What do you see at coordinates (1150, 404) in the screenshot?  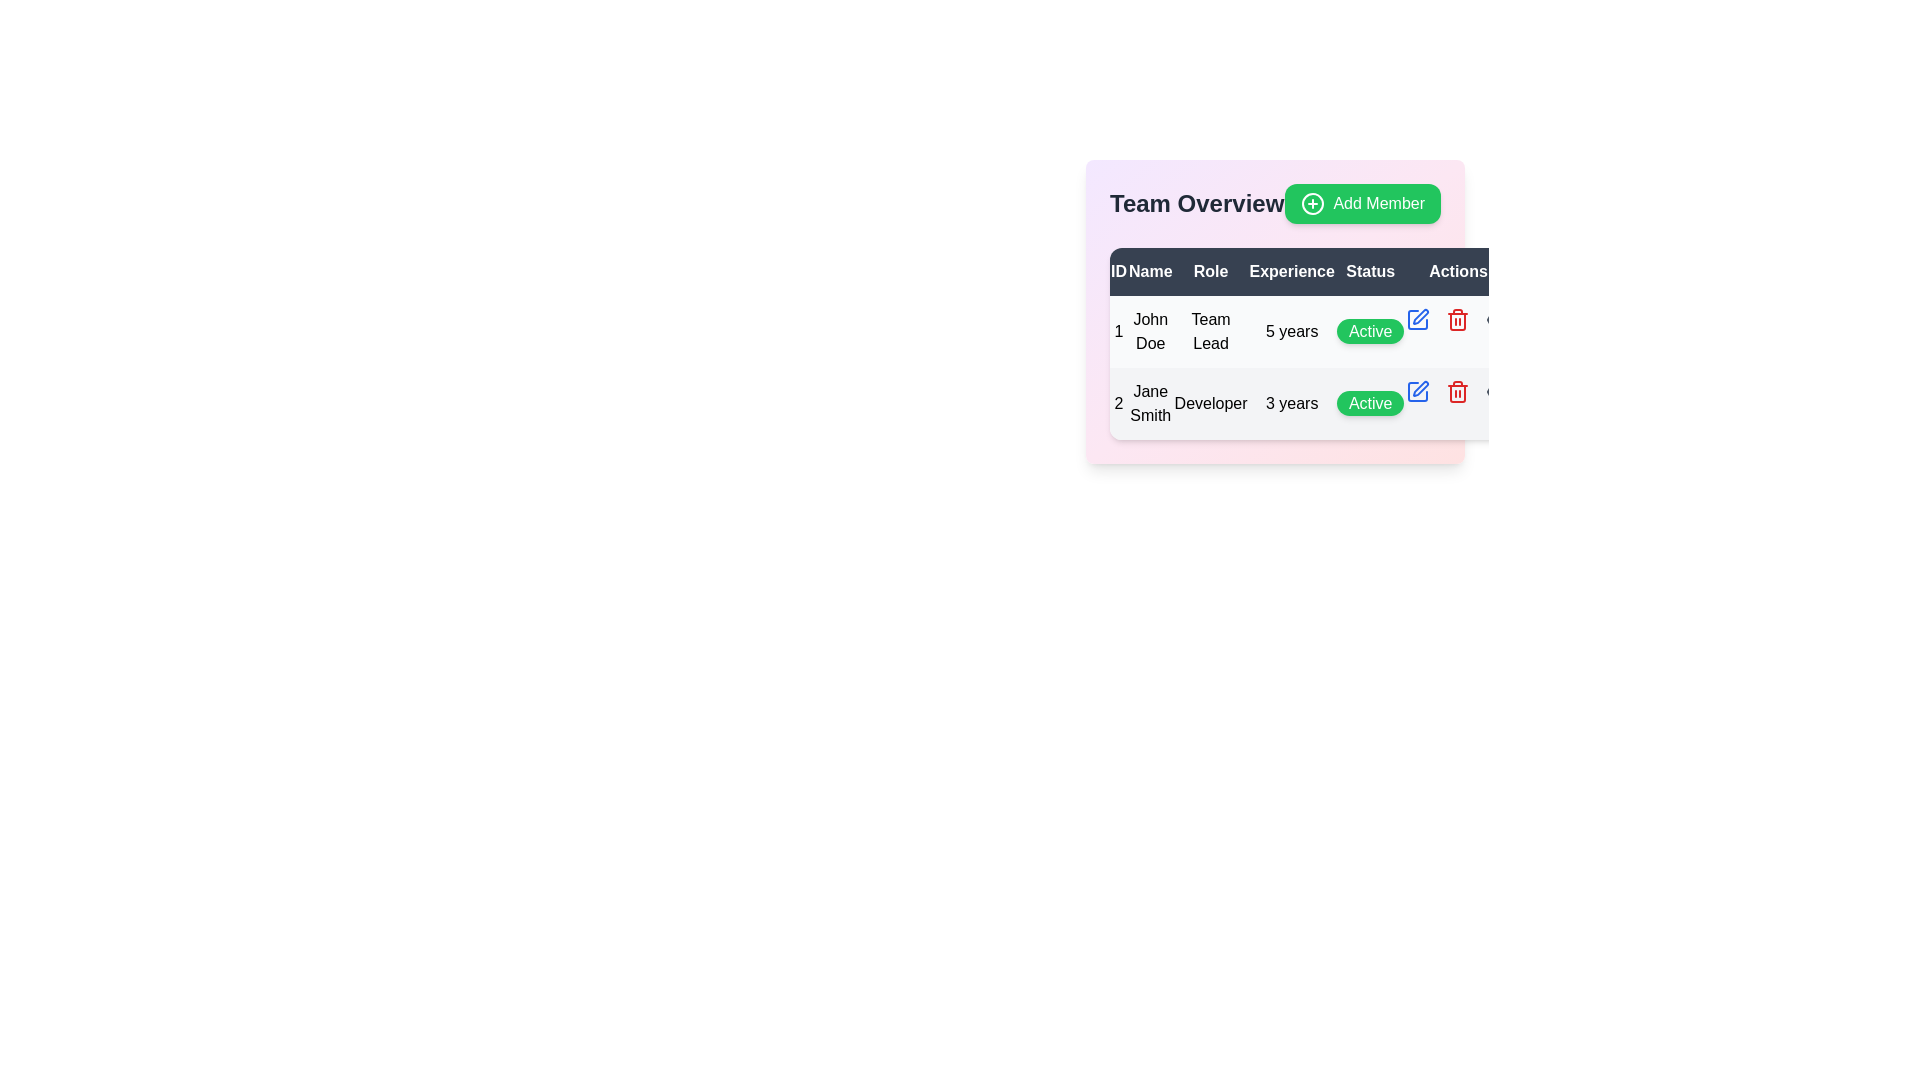 I see `the text label 'Jane Smith' located in the second column of the second row of the table` at bounding box center [1150, 404].